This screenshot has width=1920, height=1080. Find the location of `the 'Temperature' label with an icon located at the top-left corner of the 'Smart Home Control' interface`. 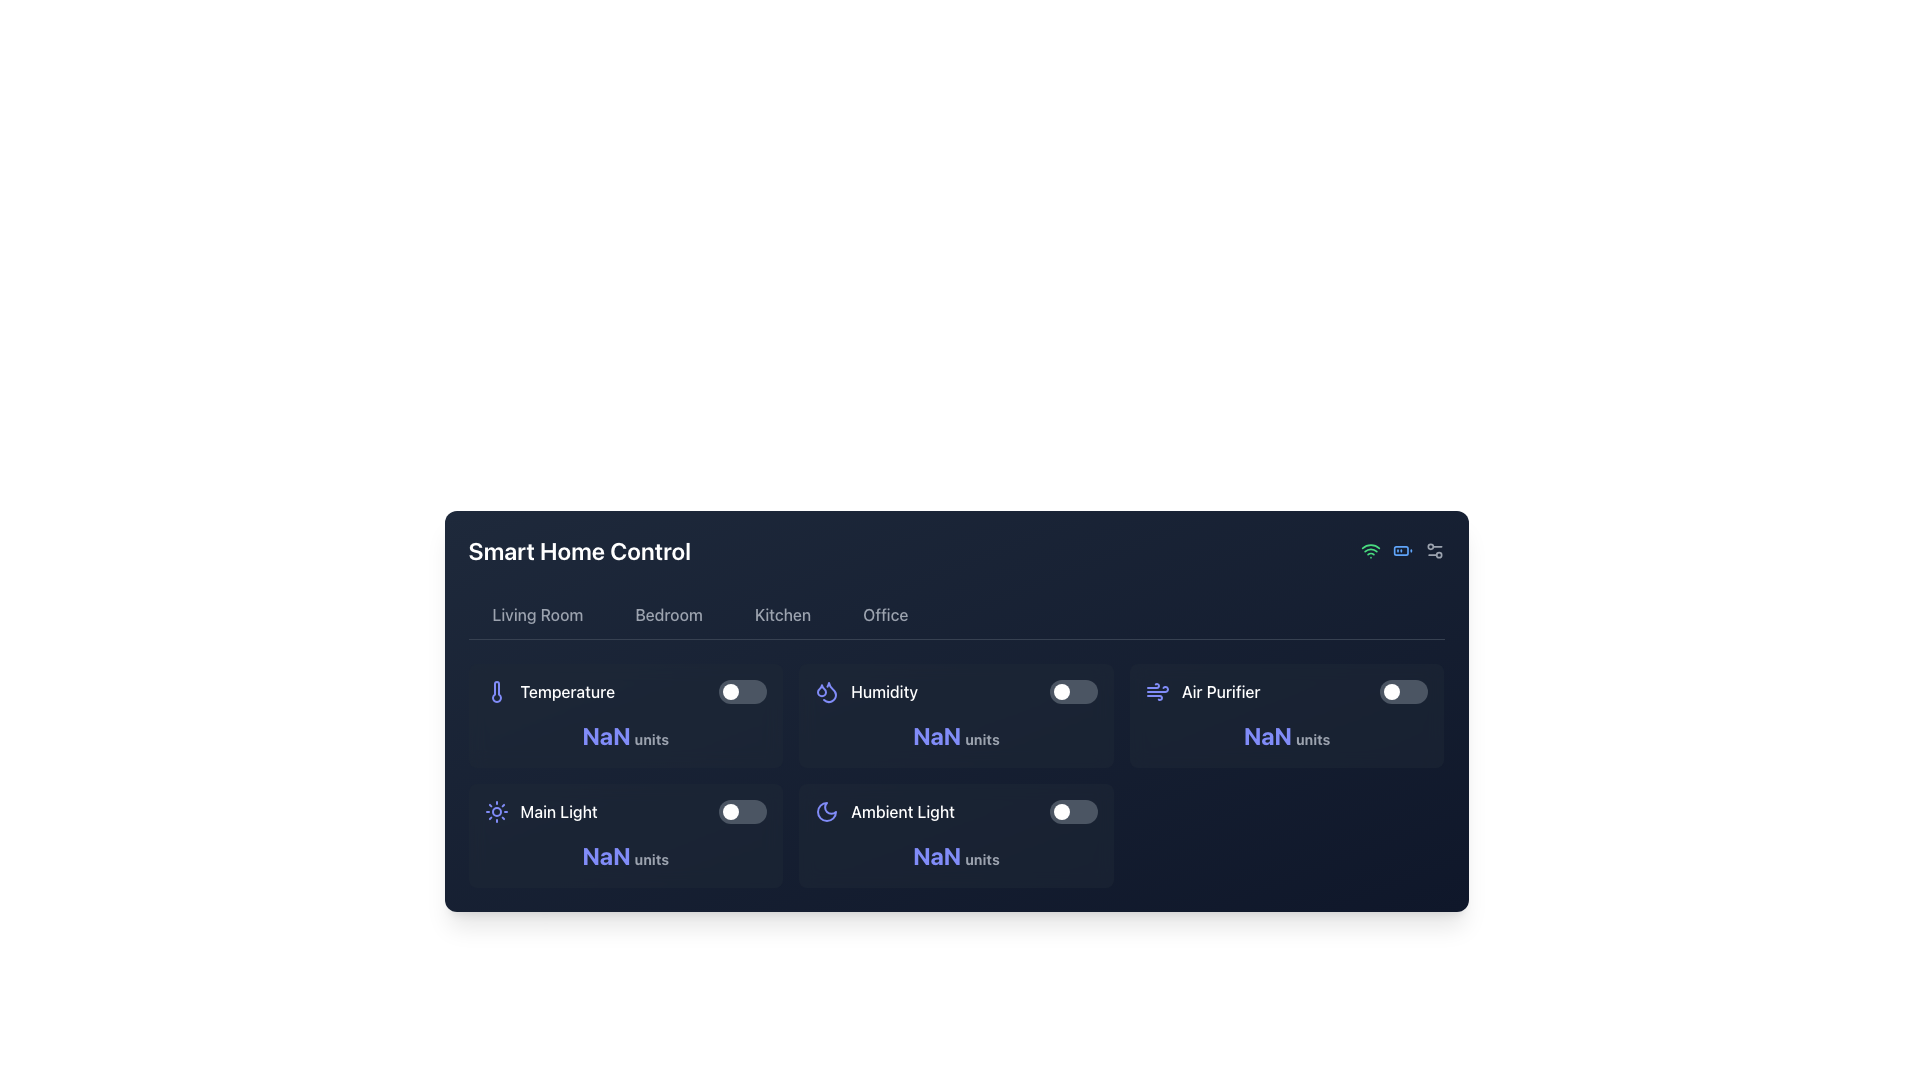

the 'Temperature' label with an icon located at the top-left corner of the 'Smart Home Control' interface is located at coordinates (549, 690).